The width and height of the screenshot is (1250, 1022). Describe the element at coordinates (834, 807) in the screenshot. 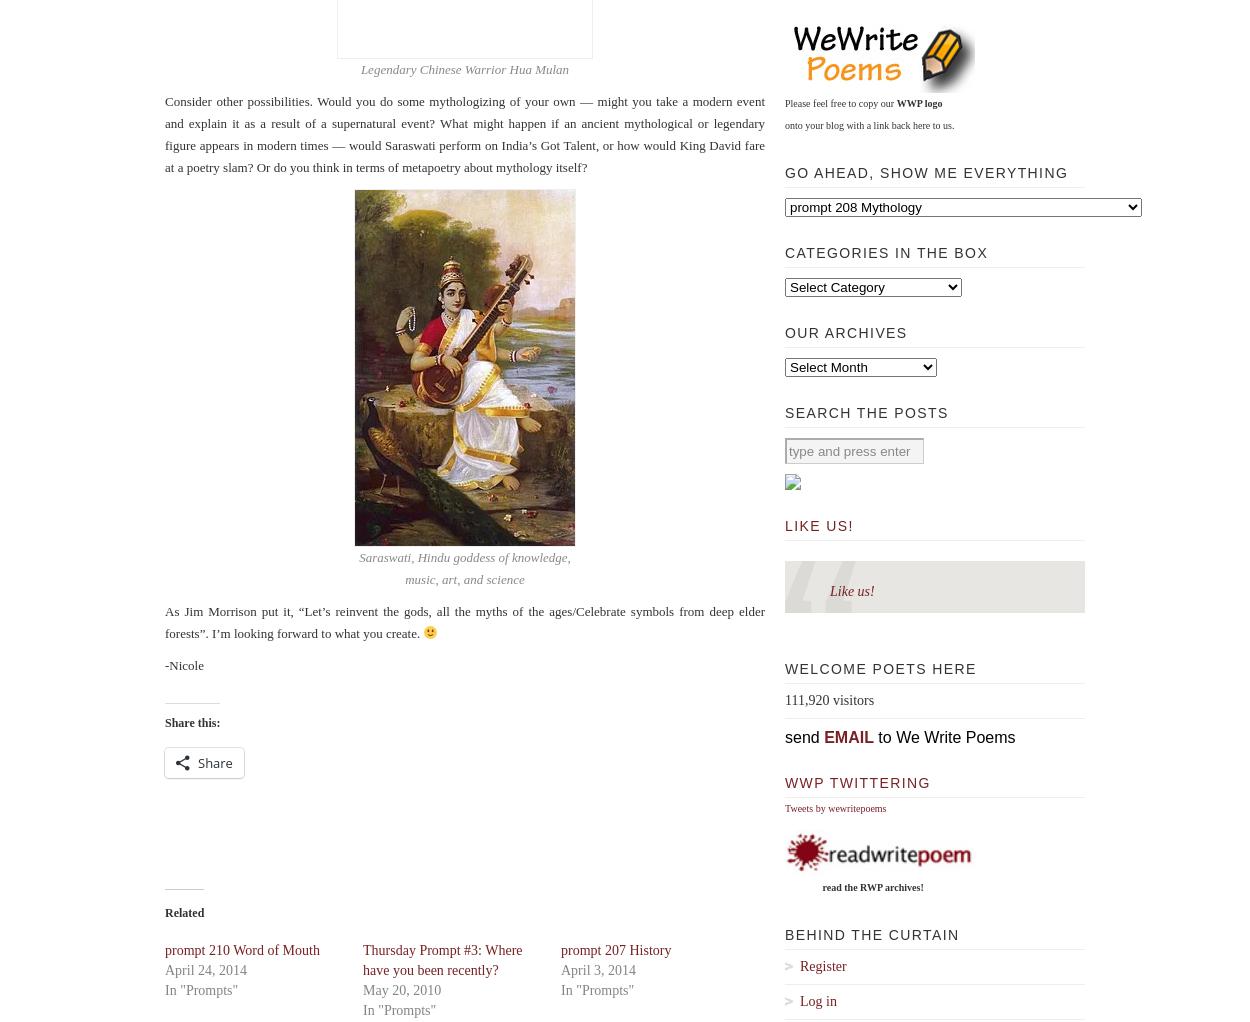

I see `'Tweets by wewritepoems'` at that location.